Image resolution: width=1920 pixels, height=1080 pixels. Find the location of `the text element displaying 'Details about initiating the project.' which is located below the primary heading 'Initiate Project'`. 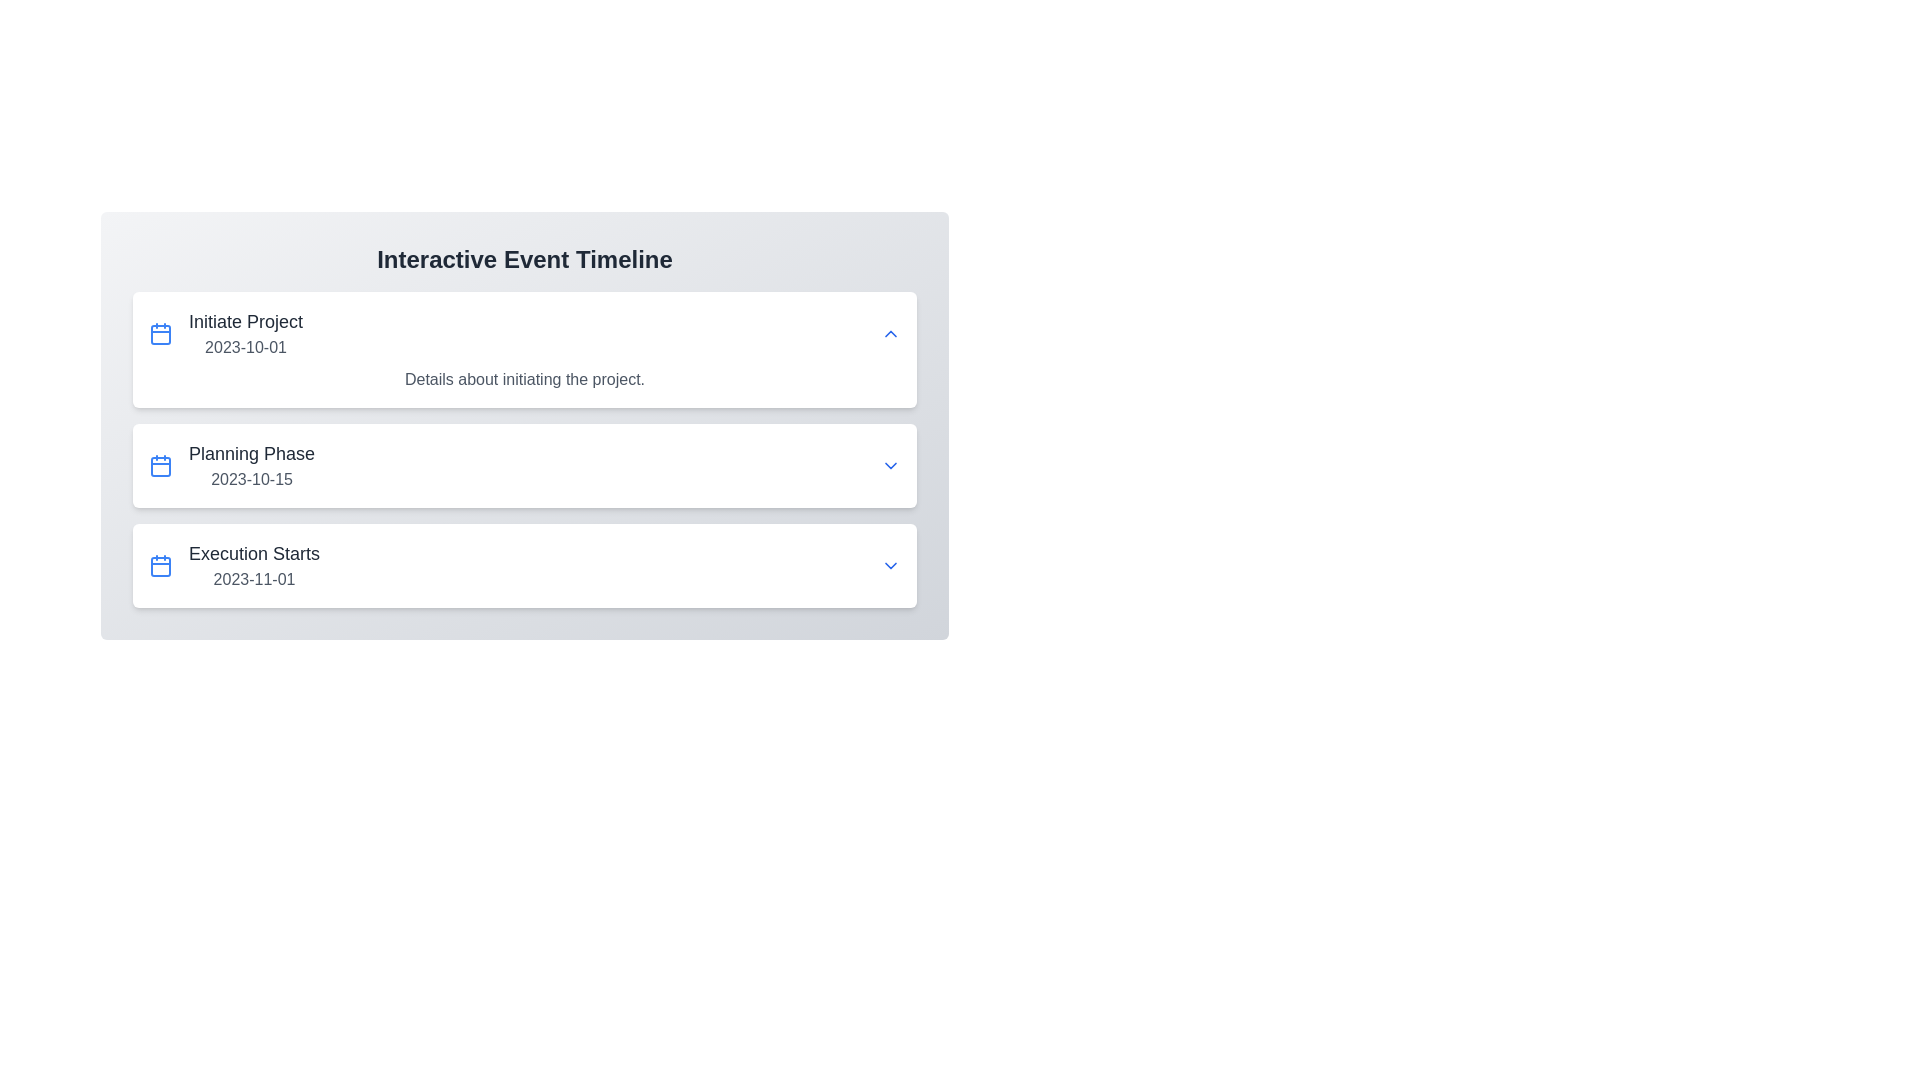

the text element displaying 'Details about initiating the project.' which is located below the primary heading 'Initiate Project' is located at coordinates (524, 375).